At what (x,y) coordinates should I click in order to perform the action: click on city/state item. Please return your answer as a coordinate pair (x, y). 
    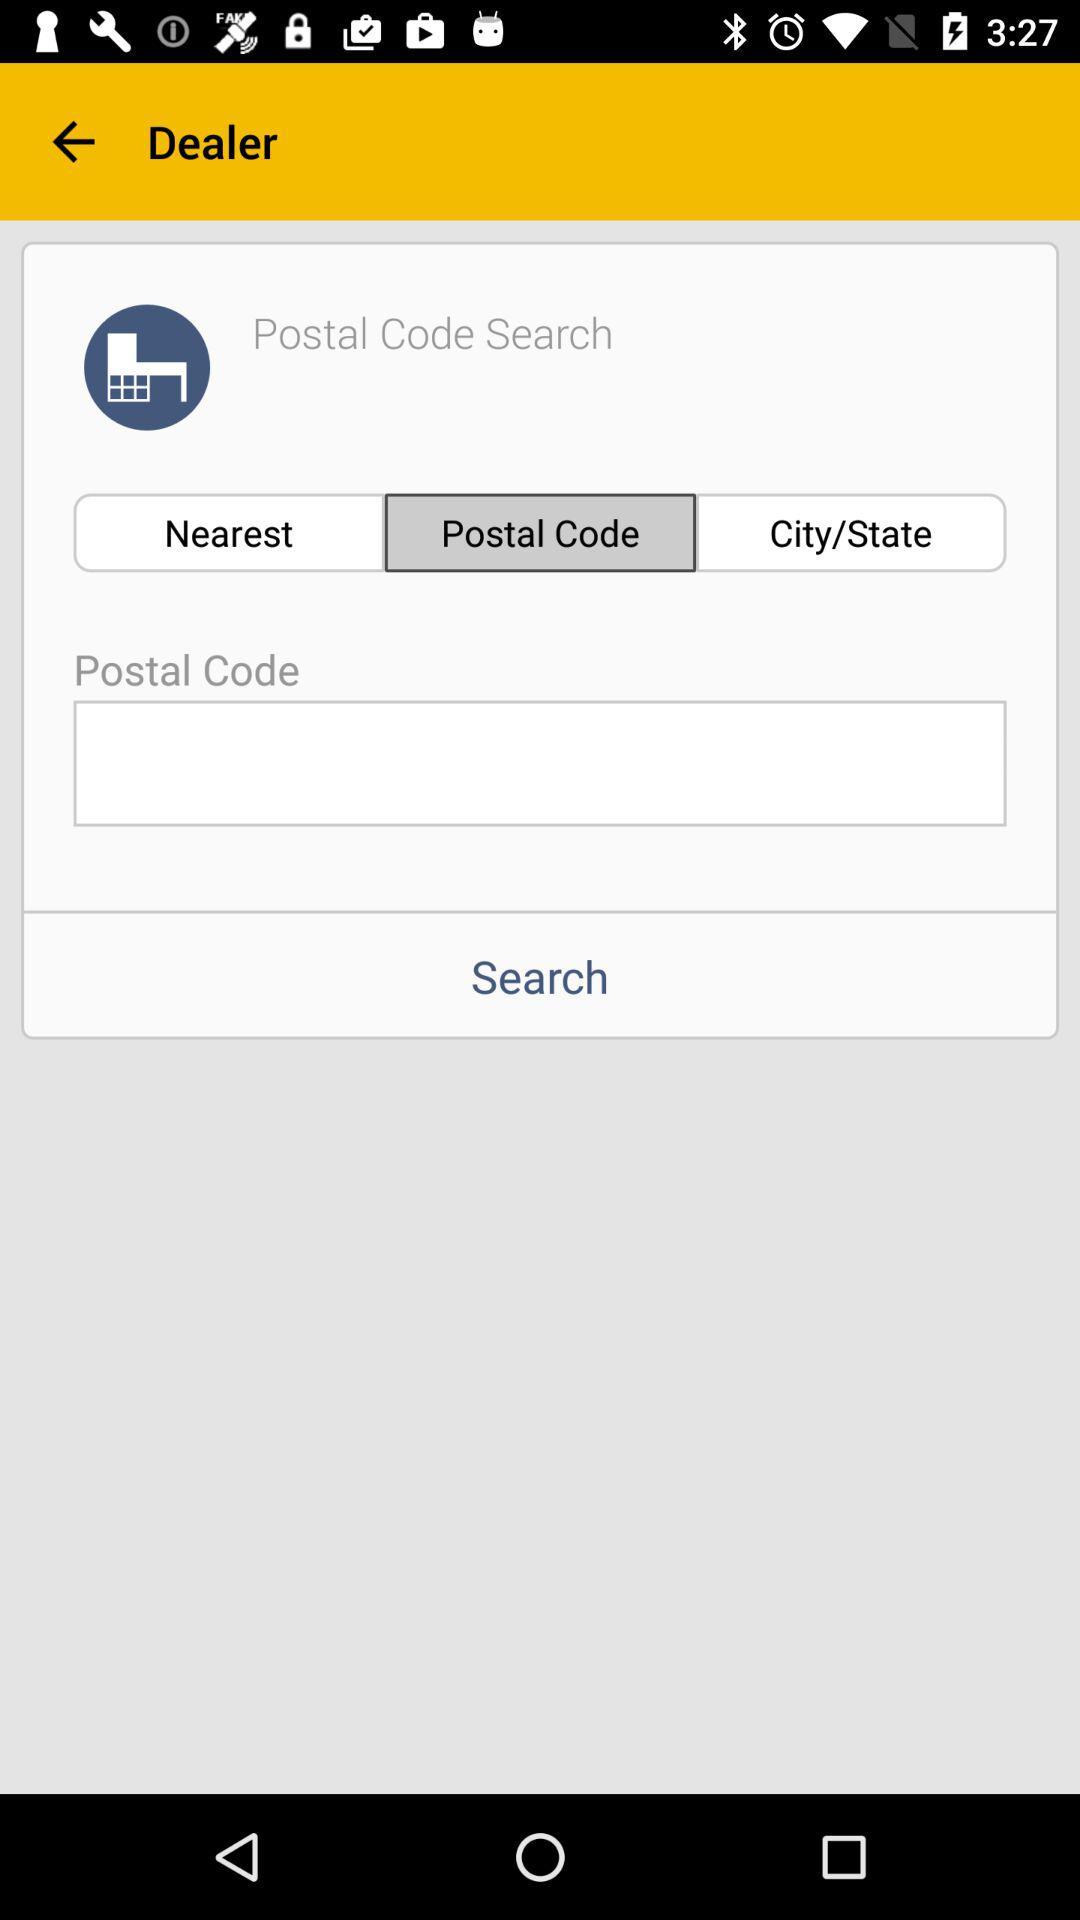
    Looking at the image, I should click on (851, 532).